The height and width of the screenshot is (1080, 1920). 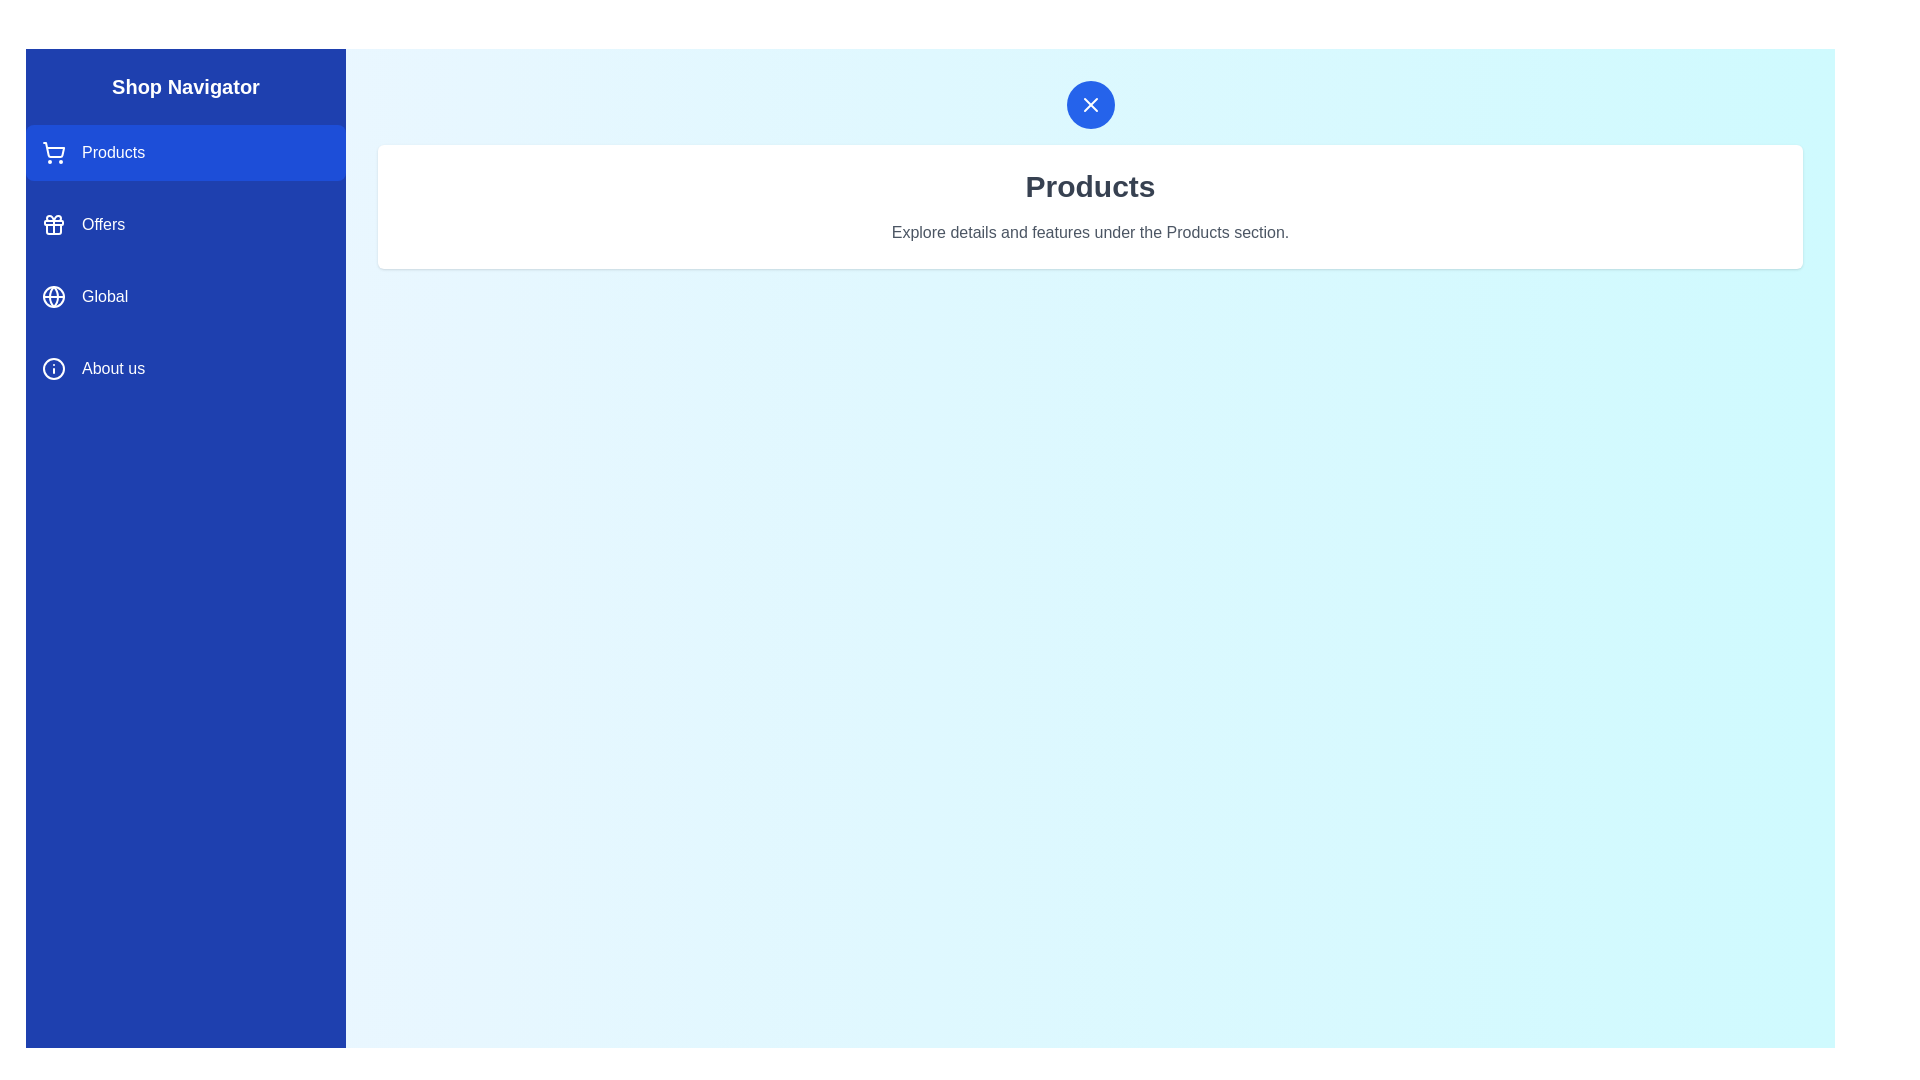 I want to click on the drawer item corresponding to the section Offers, so click(x=186, y=224).